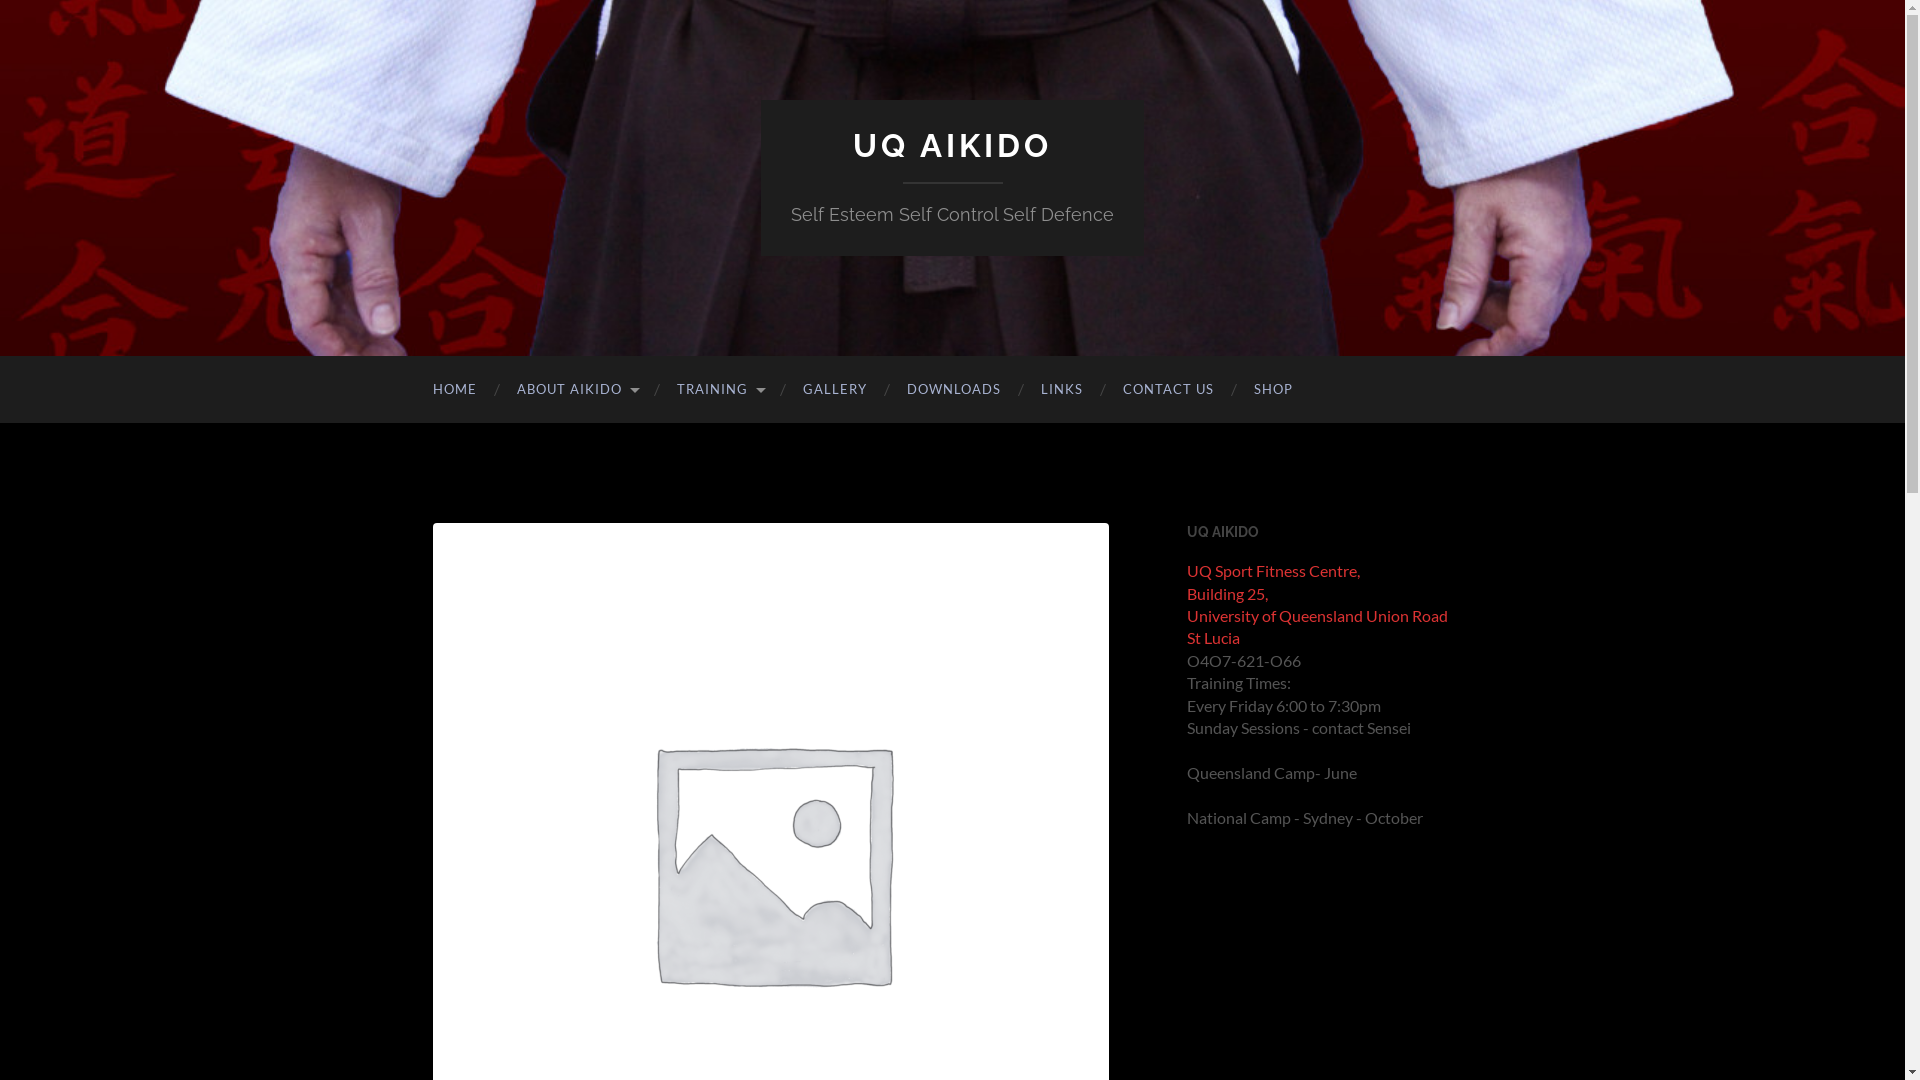  What do you see at coordinates (1167, 389) in the screenshot?
I see `'CONTACT US'` at bounding box center [1167, 389].